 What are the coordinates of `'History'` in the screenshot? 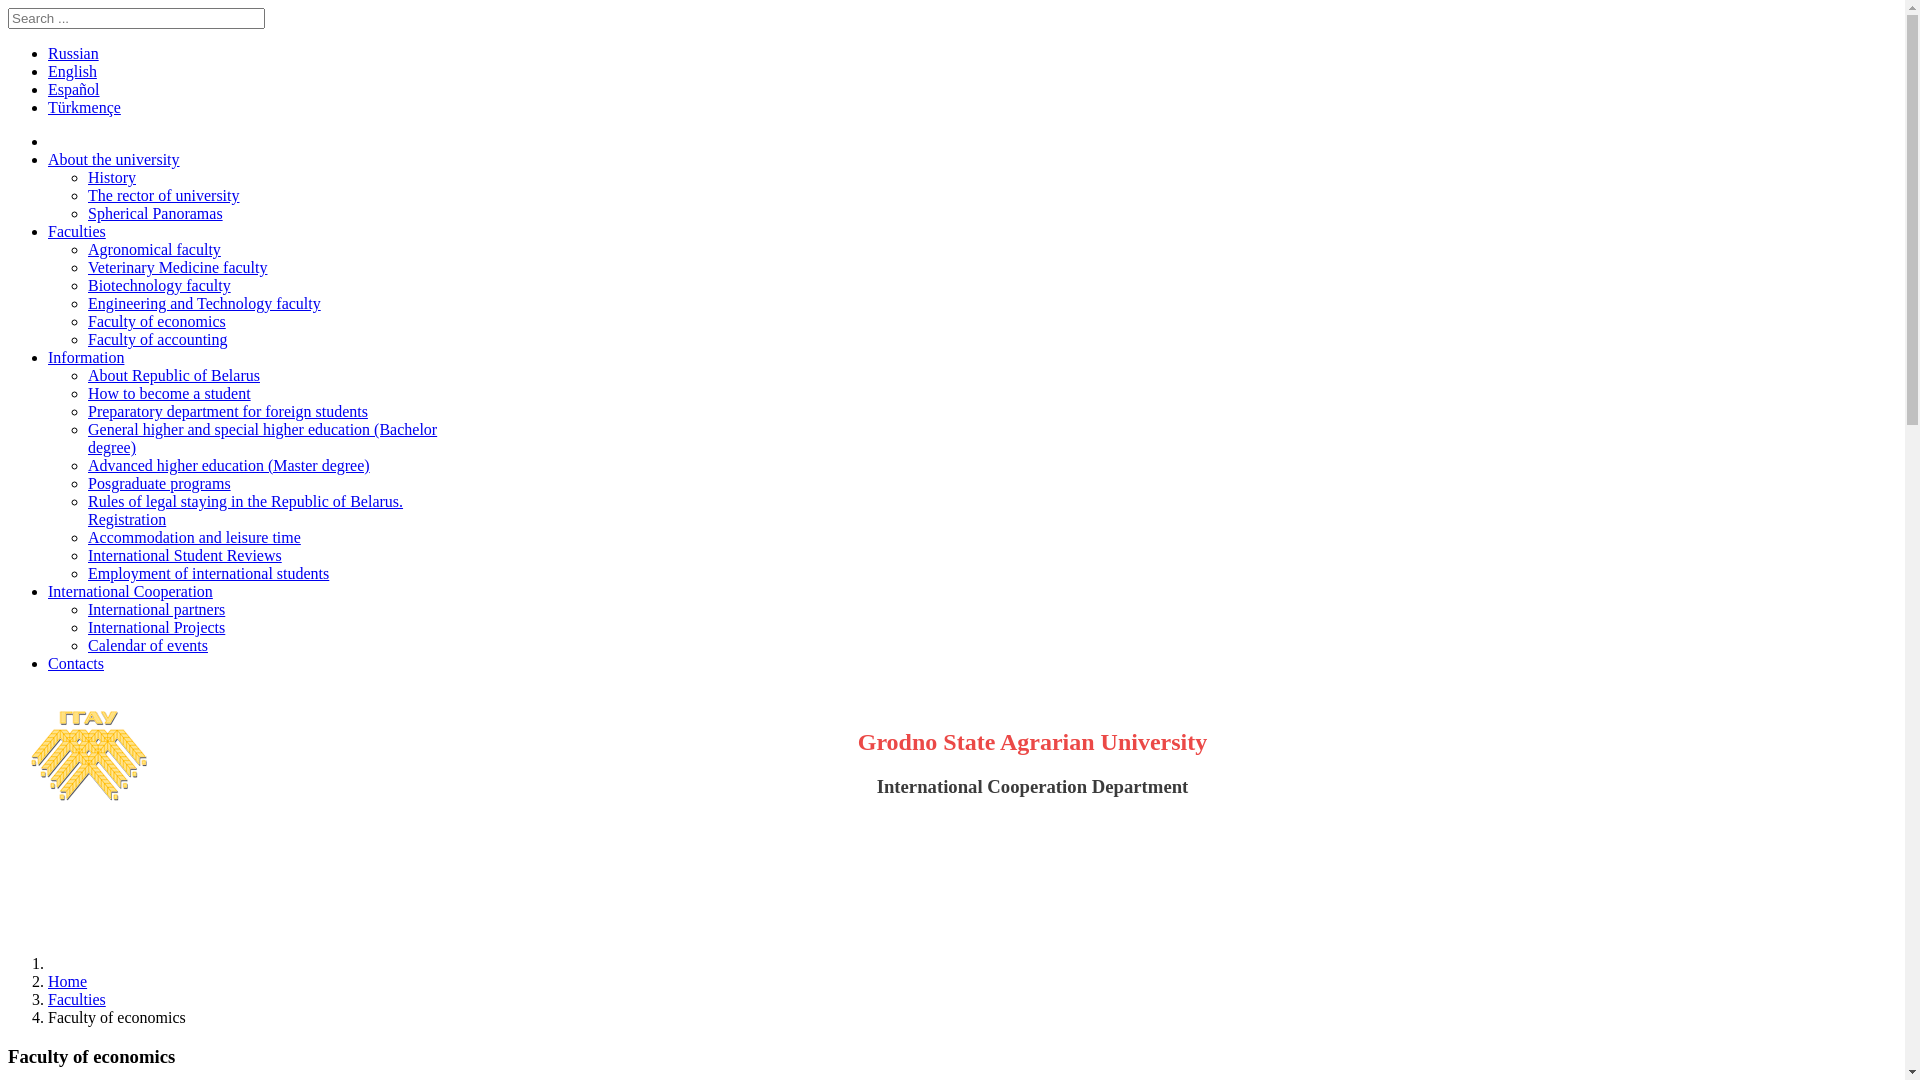 It's located at (110, 176).